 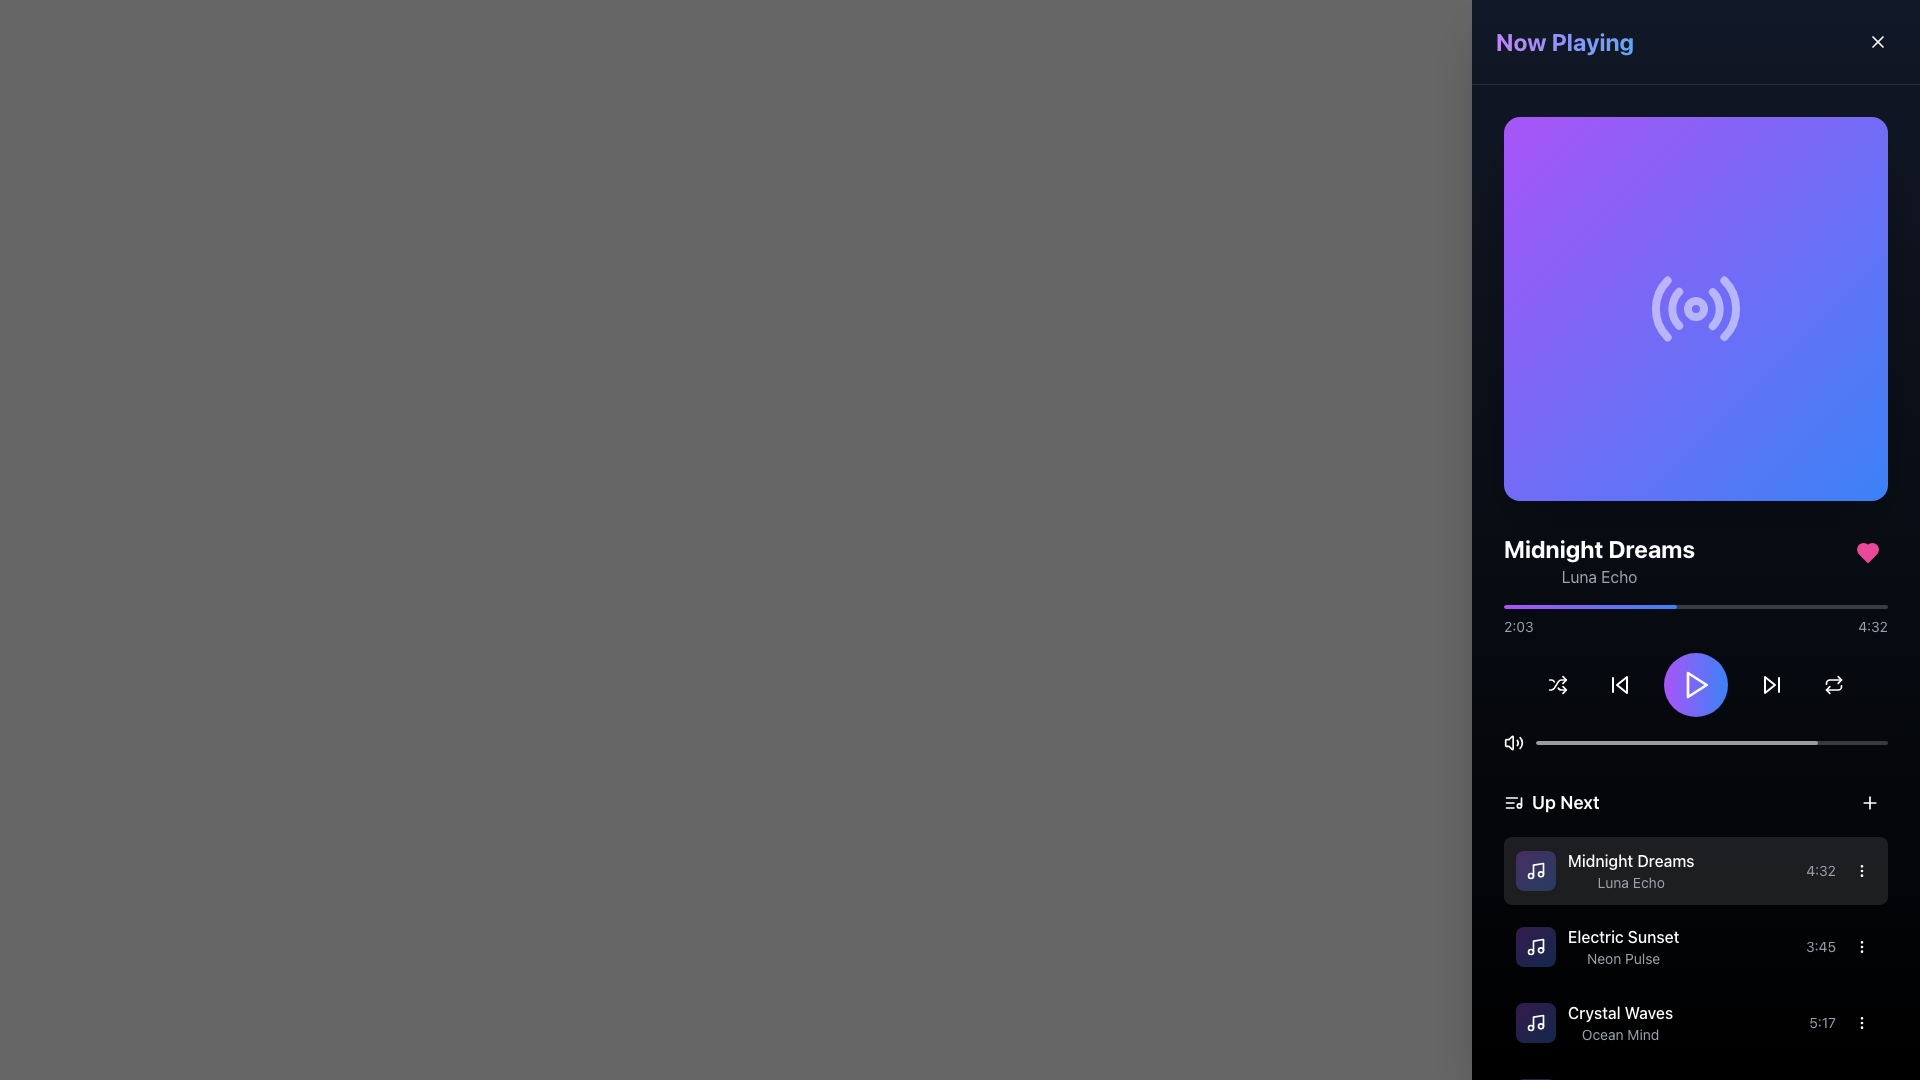 I want to click on the playback position, so click(x=1754, y=605).